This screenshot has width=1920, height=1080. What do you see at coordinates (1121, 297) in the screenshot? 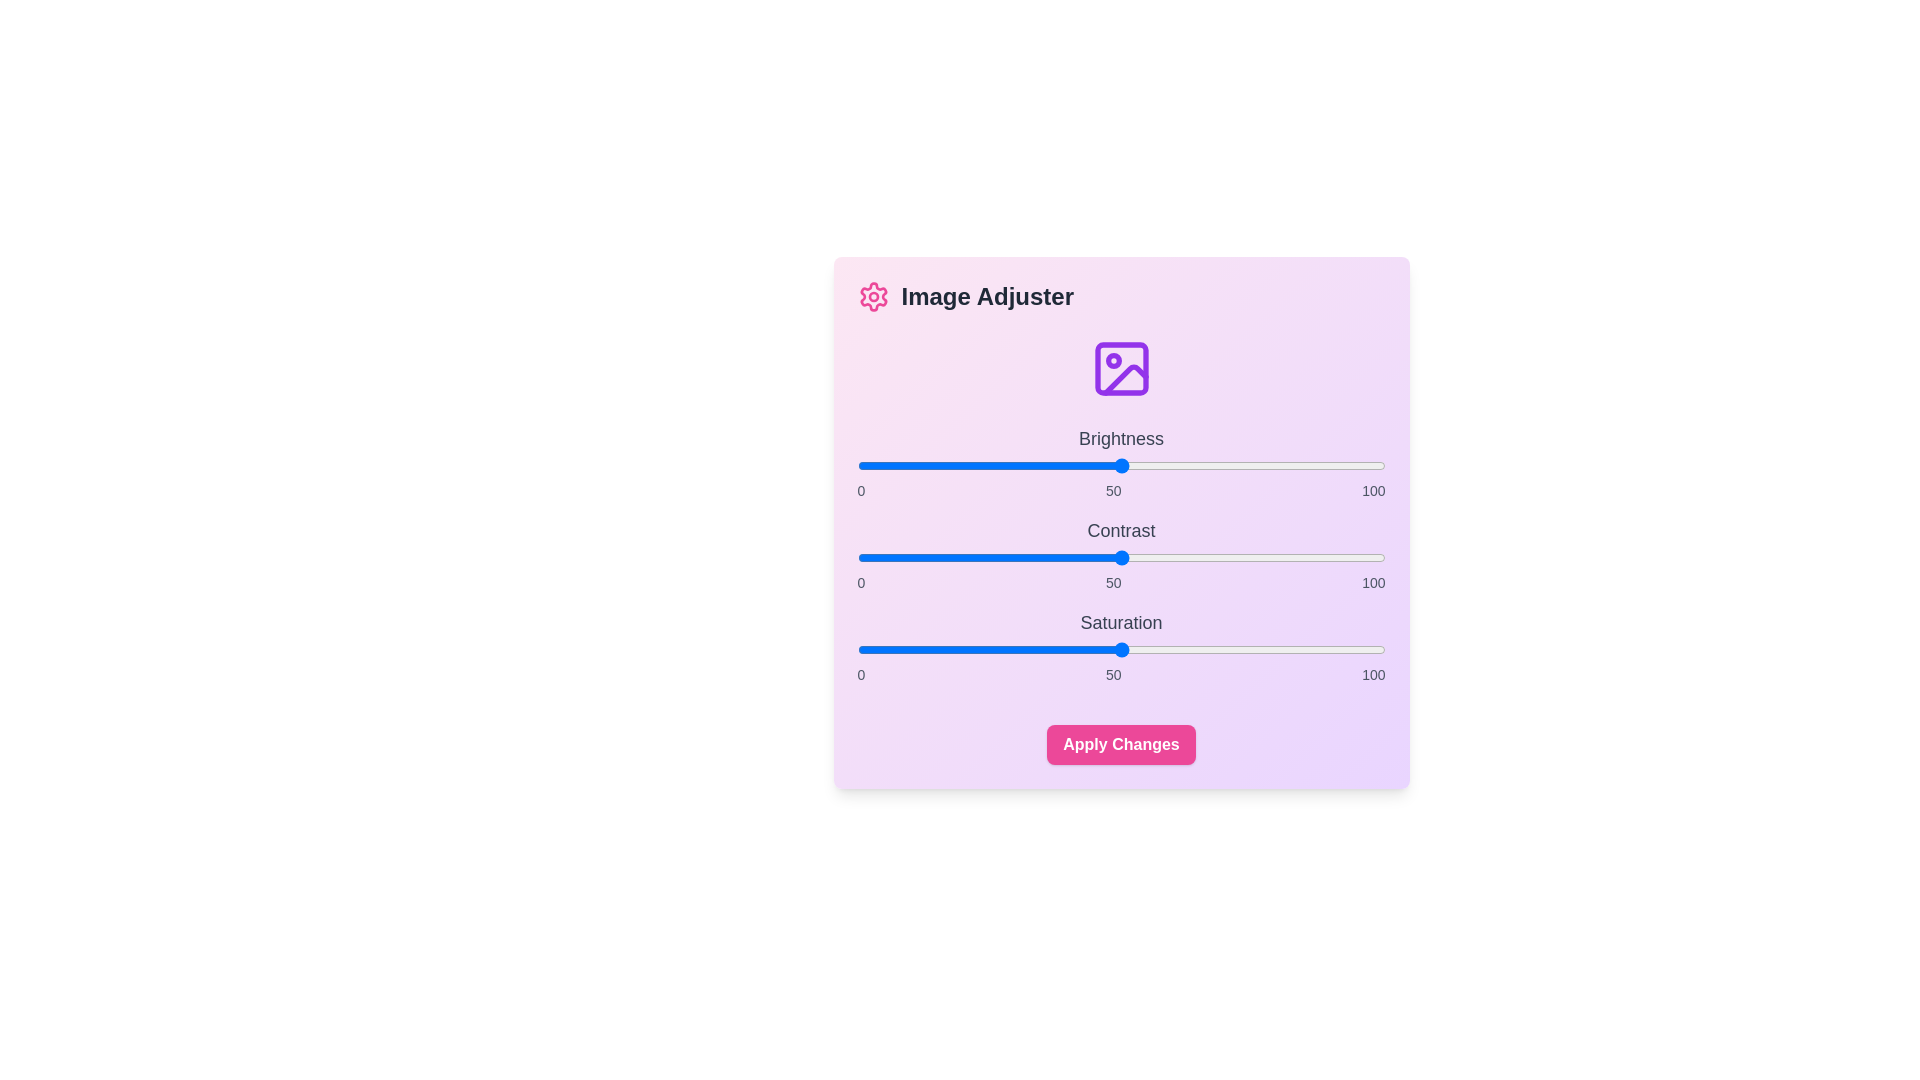
I see `the title text 'Image Adjuster'` at bounding box center [1121, 297].